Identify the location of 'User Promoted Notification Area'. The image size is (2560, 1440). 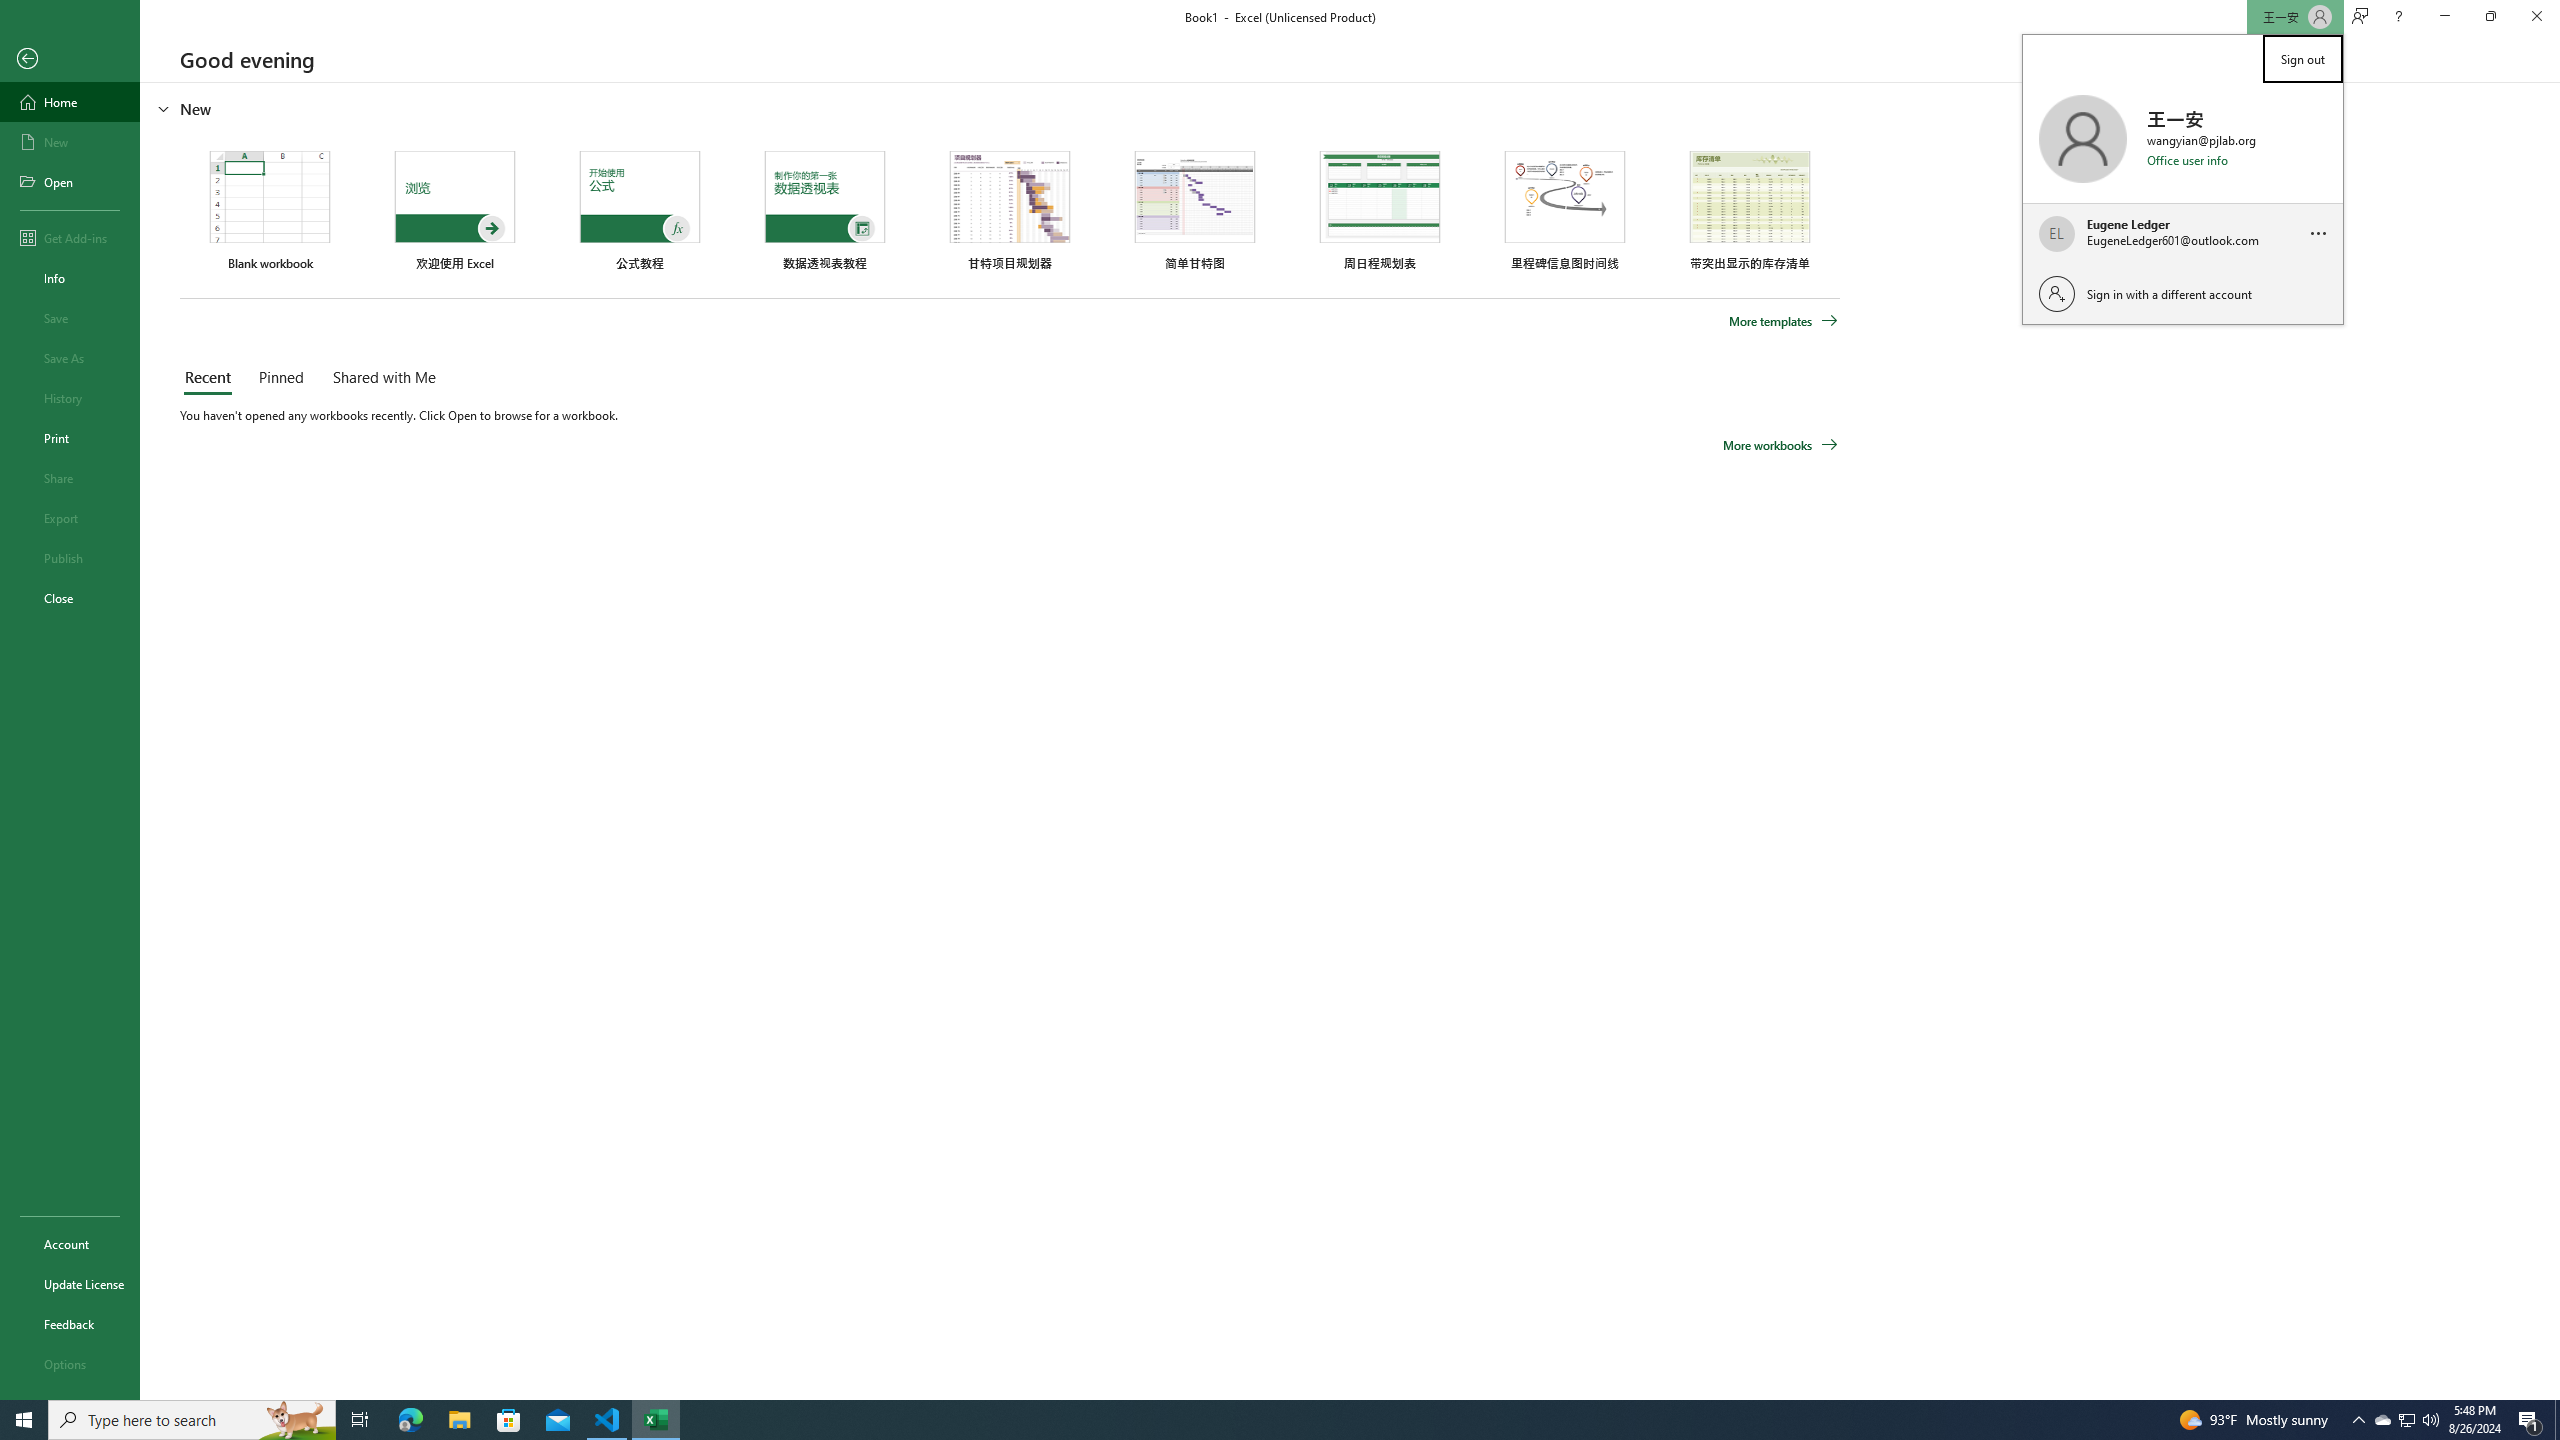
(2405, 1418).